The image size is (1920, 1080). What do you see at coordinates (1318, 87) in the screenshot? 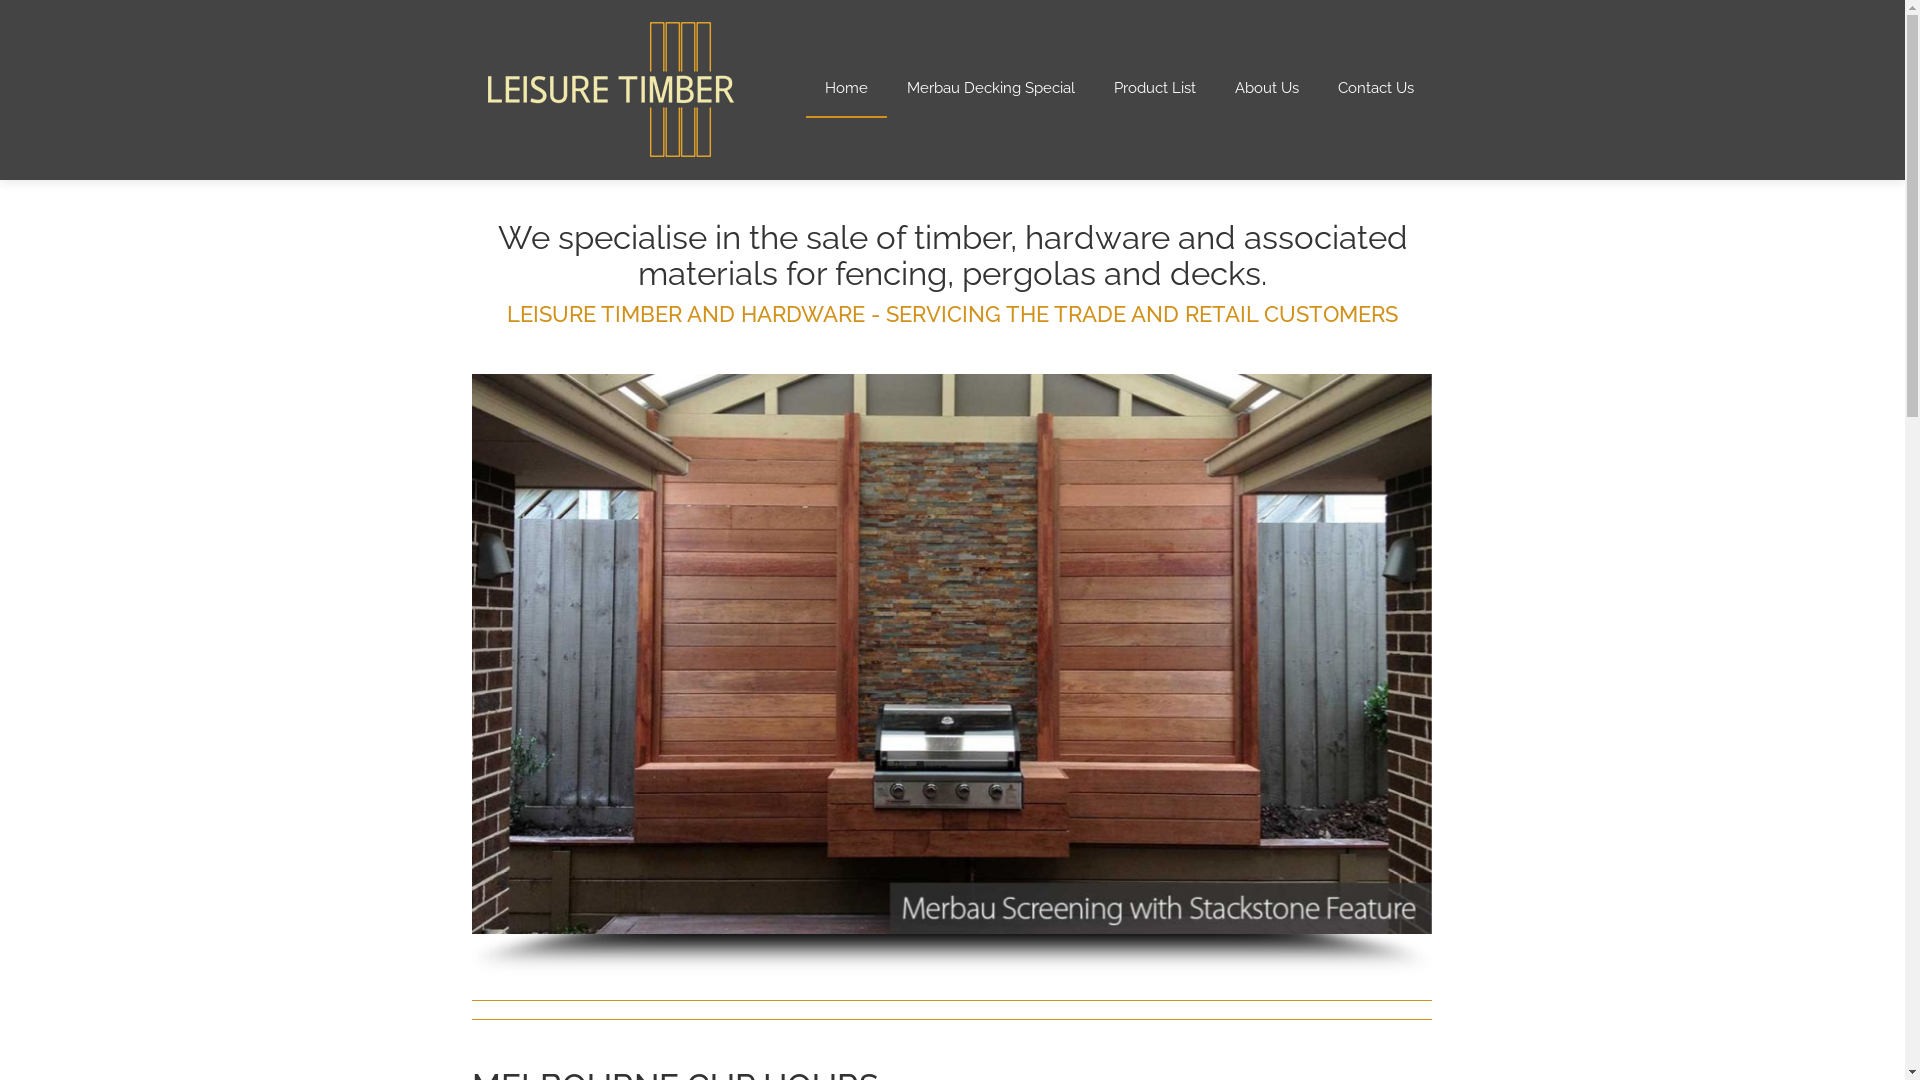
I see `'Contact Us'` at bounding box center [1318, 87].